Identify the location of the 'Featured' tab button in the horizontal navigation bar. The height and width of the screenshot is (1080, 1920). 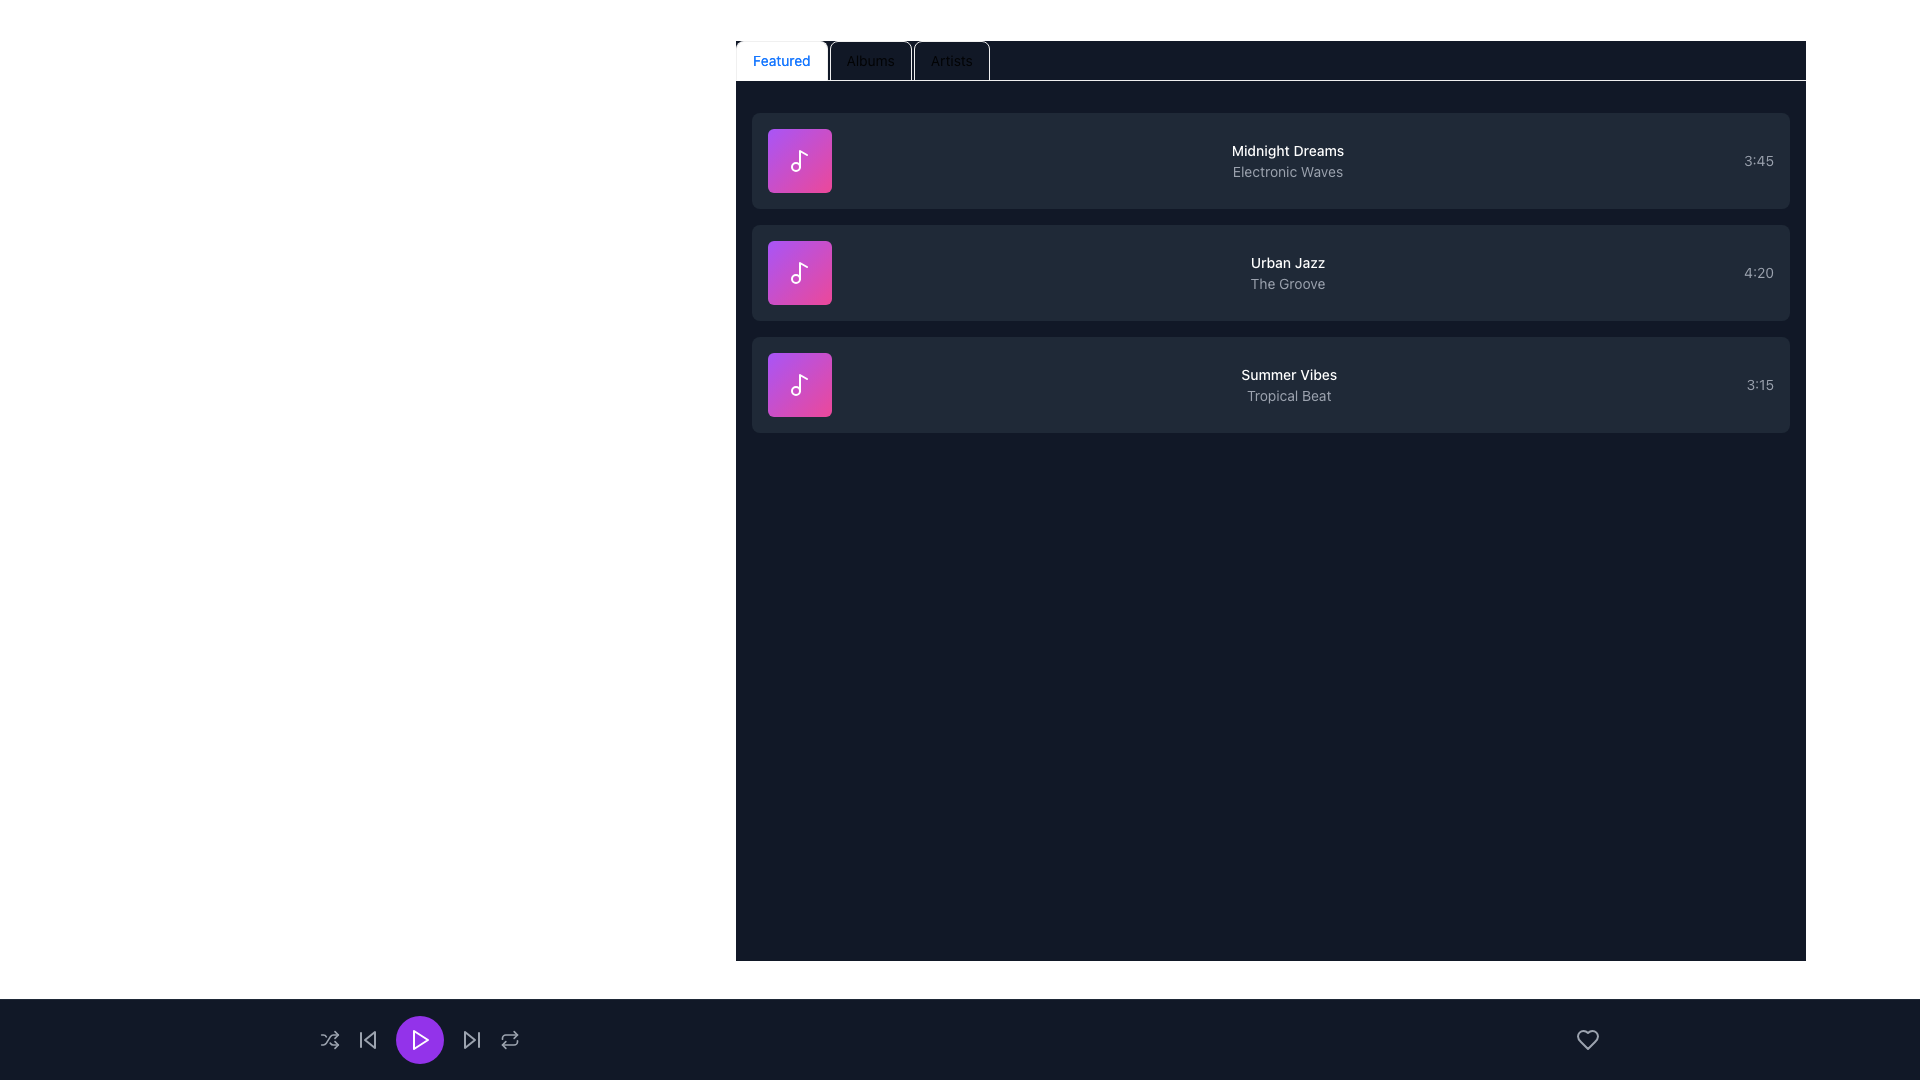
(780, 60).